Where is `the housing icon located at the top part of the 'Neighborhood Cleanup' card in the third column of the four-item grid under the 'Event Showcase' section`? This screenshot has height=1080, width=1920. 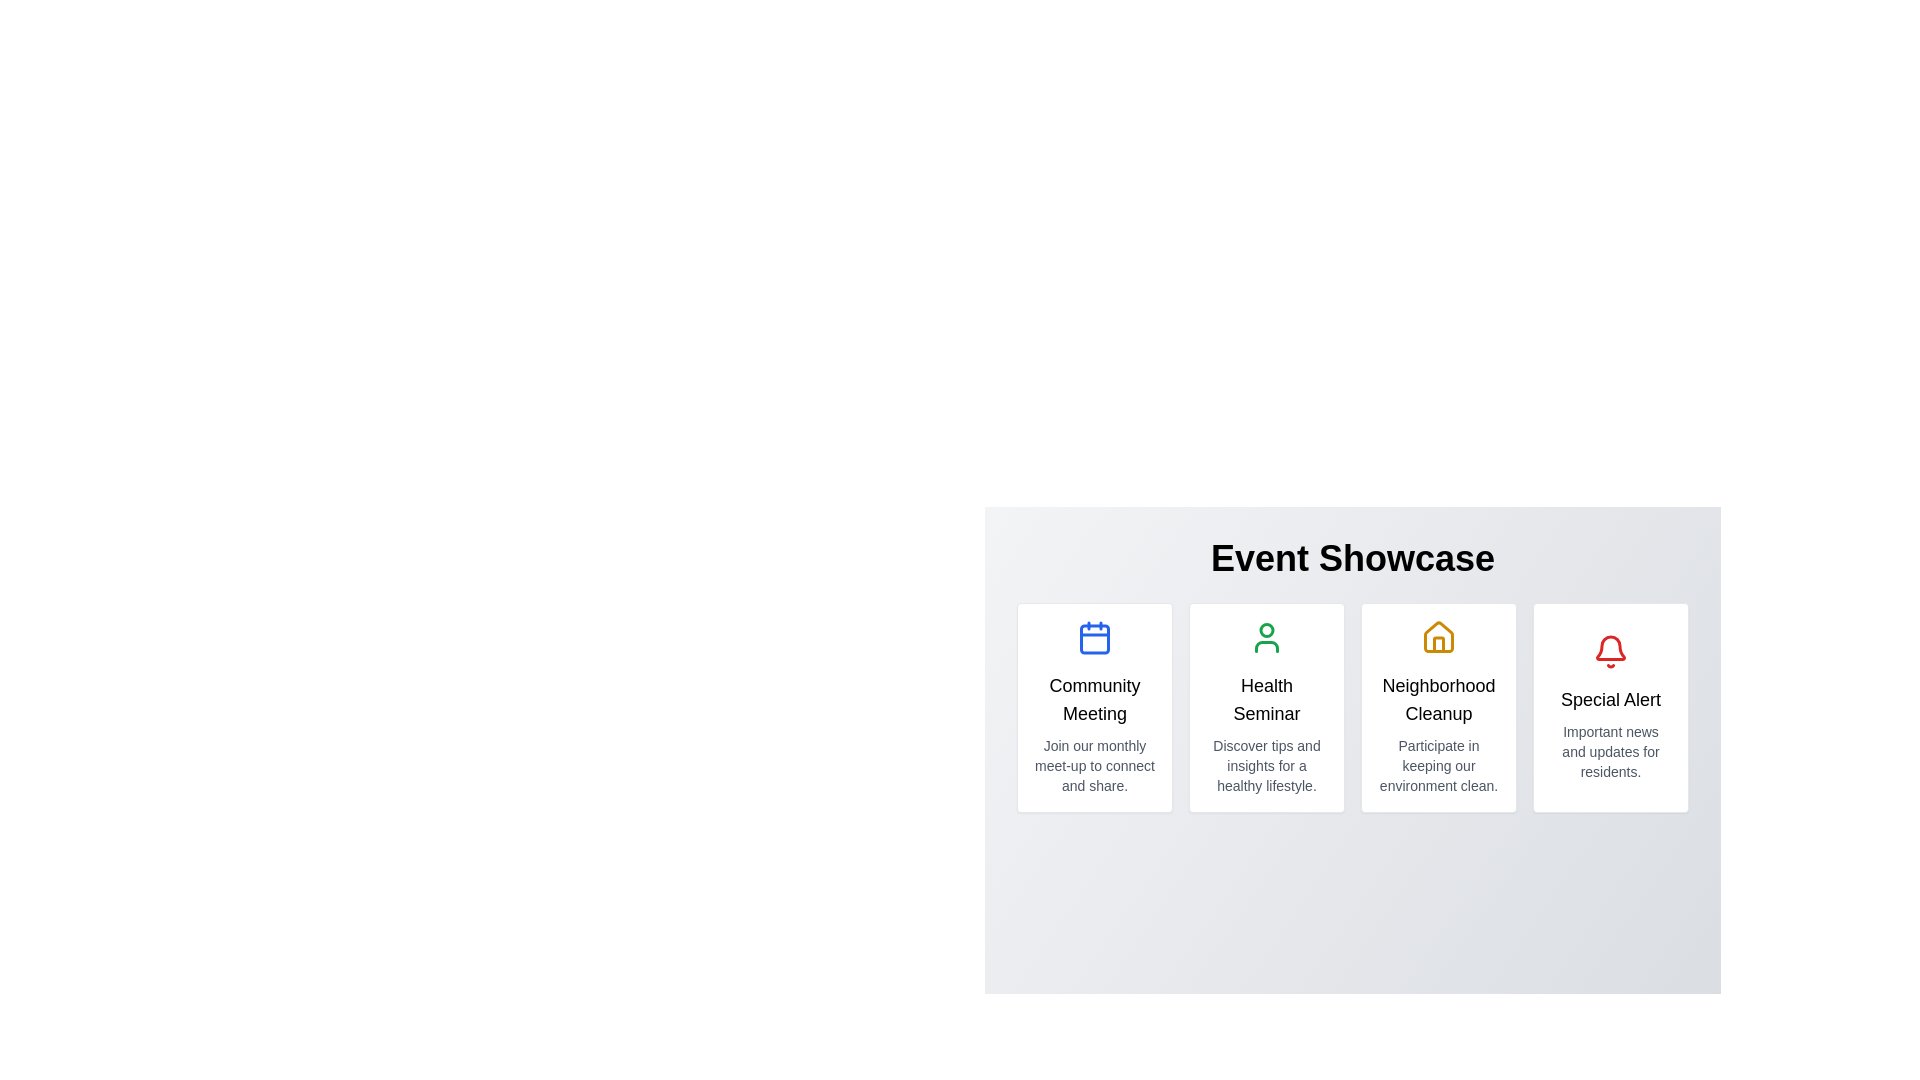 the housing icon located at the top part of the 'Neighborhood Cleanup' card in the third column of the four-item grid under the 'Event Showcase' section is located at coordinates (1438, 637).